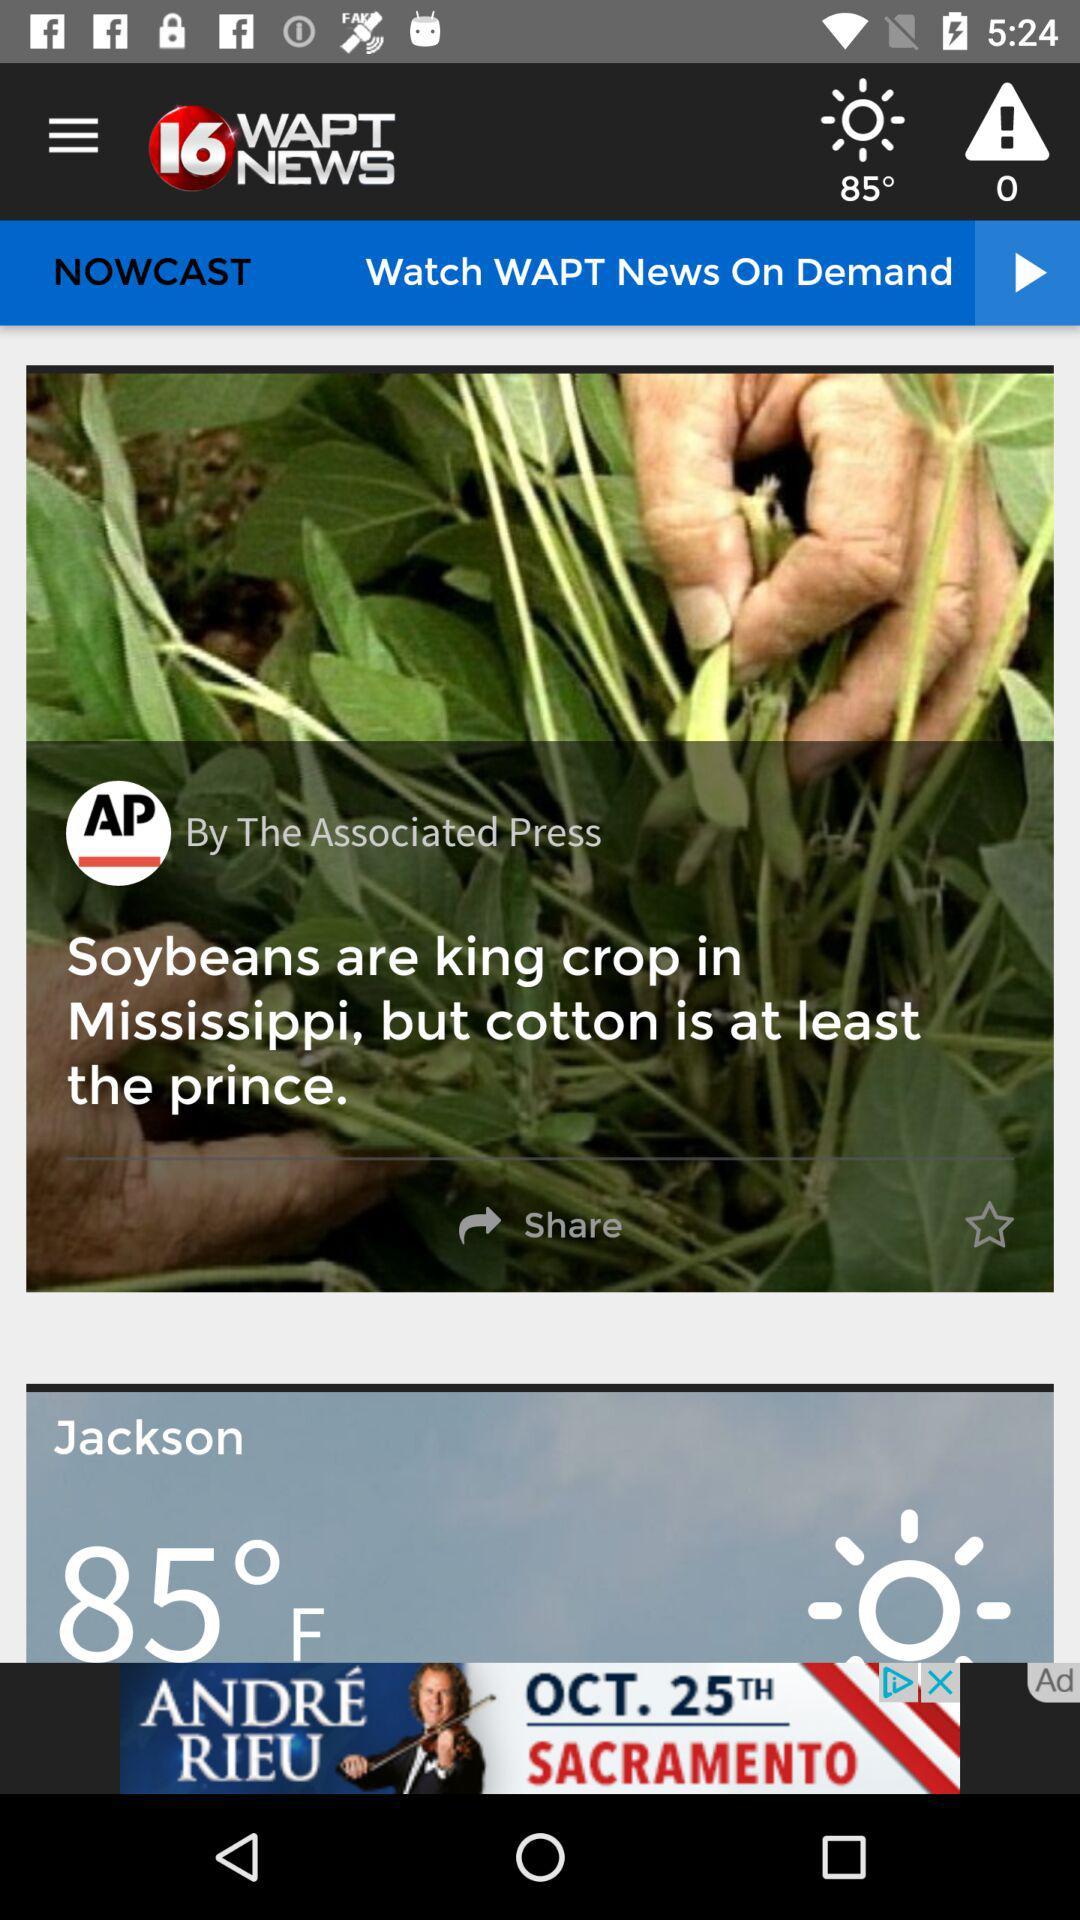 This screenshot has width=1080, height=1920. What do you see at coordinates (540, 1727) in the screenshot?
I see `open advertisement about andr rieu` at bounding box center [540, 1727].